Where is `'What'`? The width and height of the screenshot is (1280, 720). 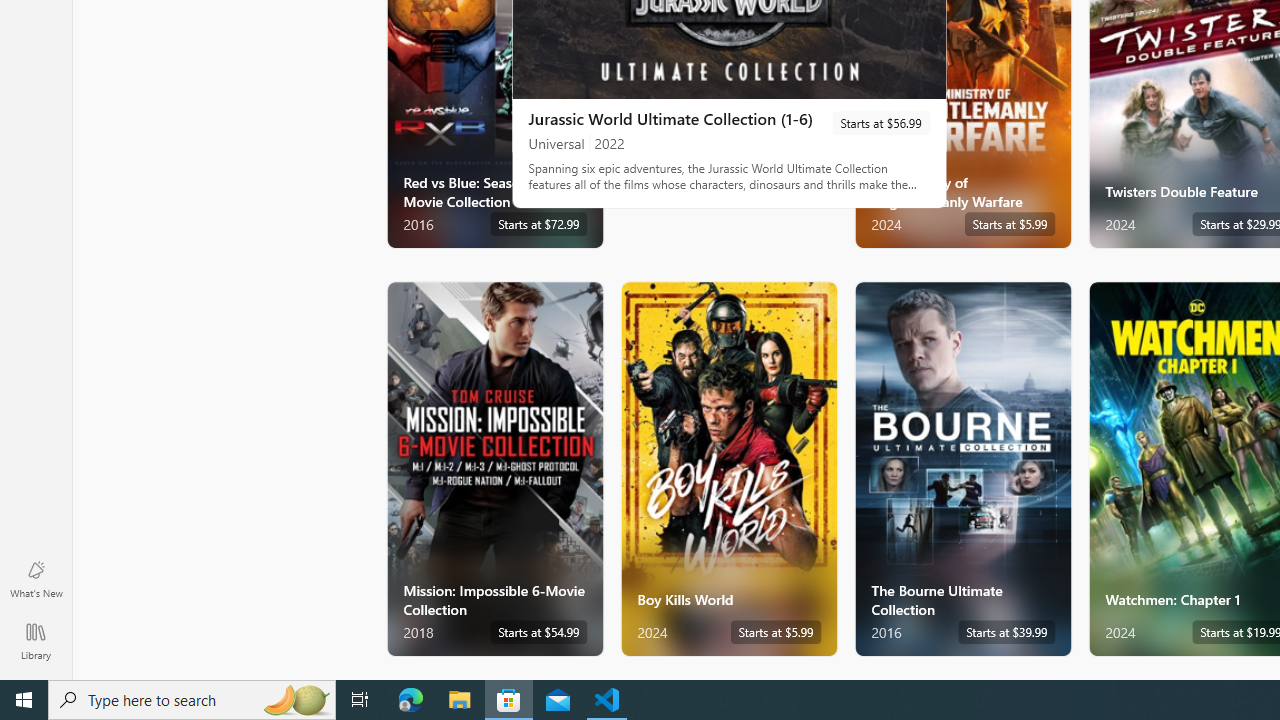
'What' is located at coordinates (35, 578).